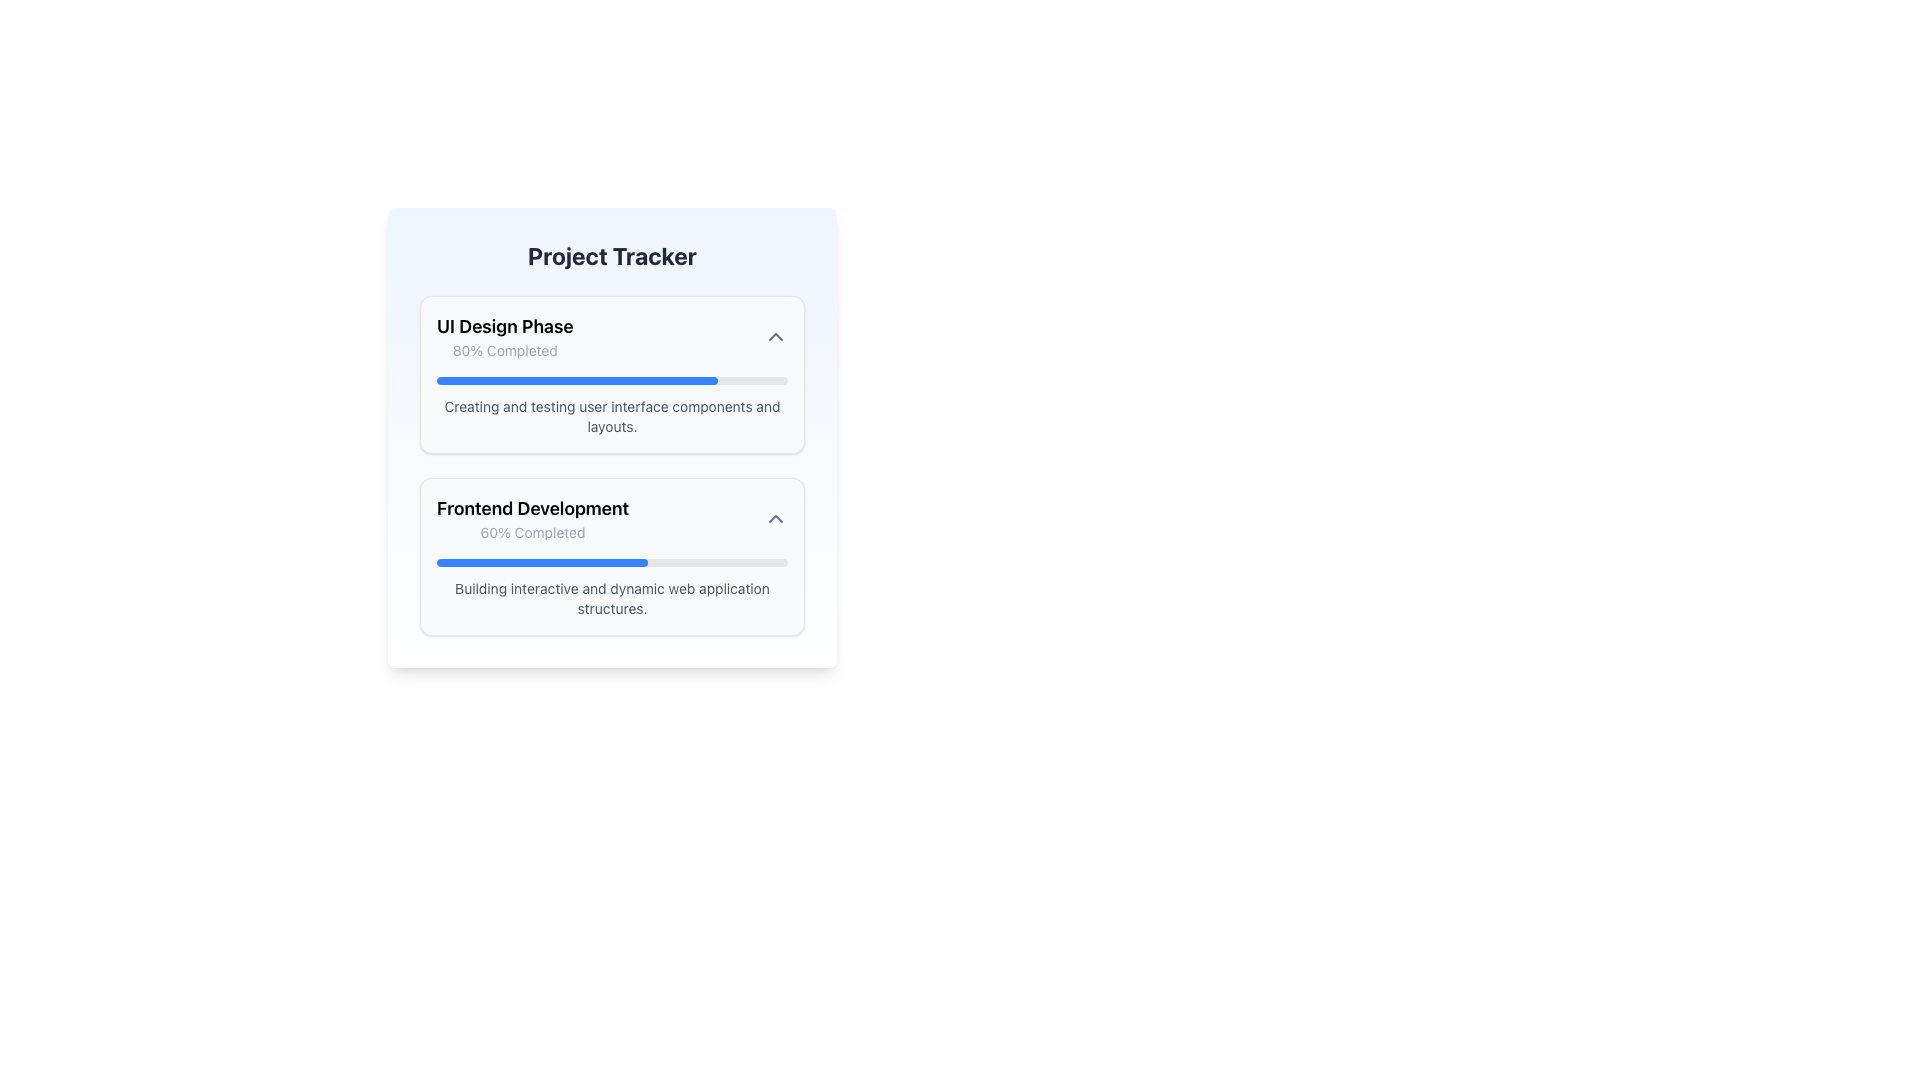 This screenshot has height=1080, width=1920. Describe the element at coordinates (532, 508) in the screenshot. I see `the 'Frontend Development' text label which is styled in bold and serves as the heading in the project tracker block` at that location.